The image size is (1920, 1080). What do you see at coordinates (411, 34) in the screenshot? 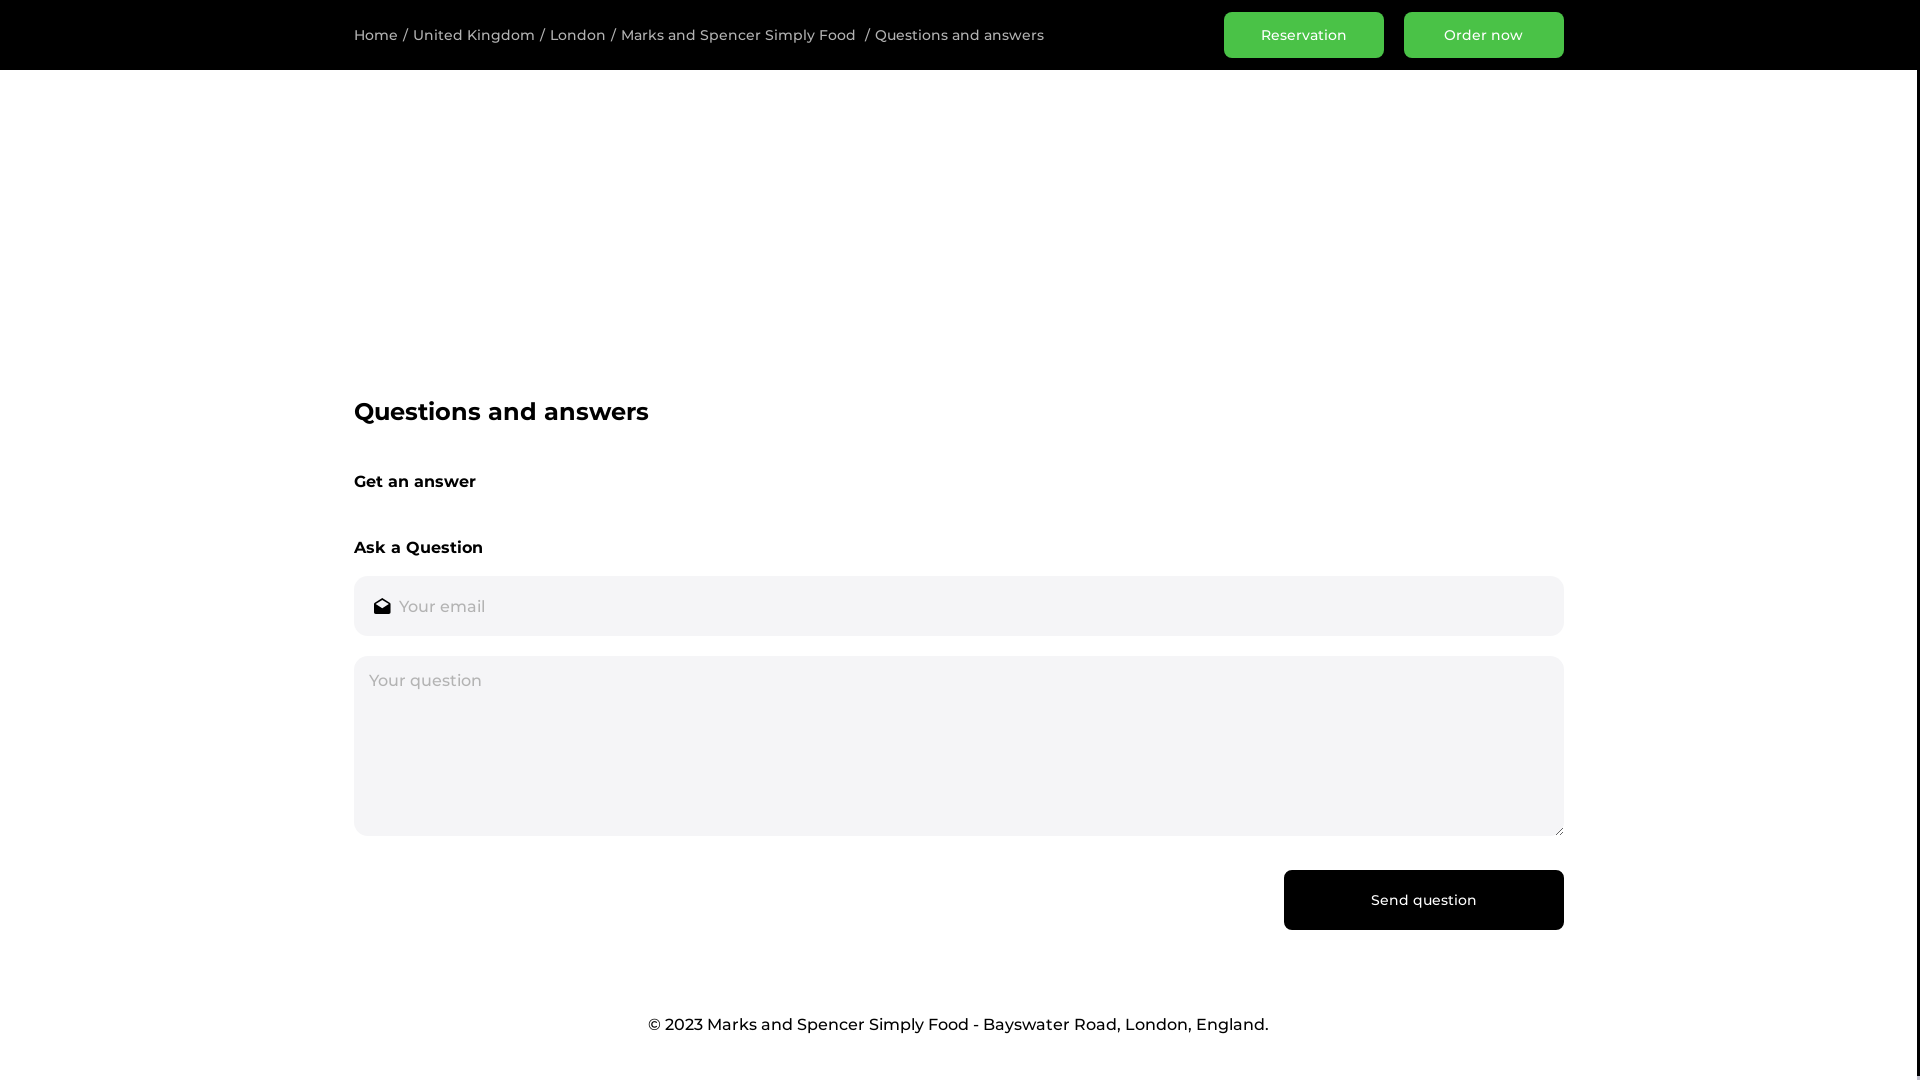
I see `'United Kingdom'` at bounding box center [411, 34].